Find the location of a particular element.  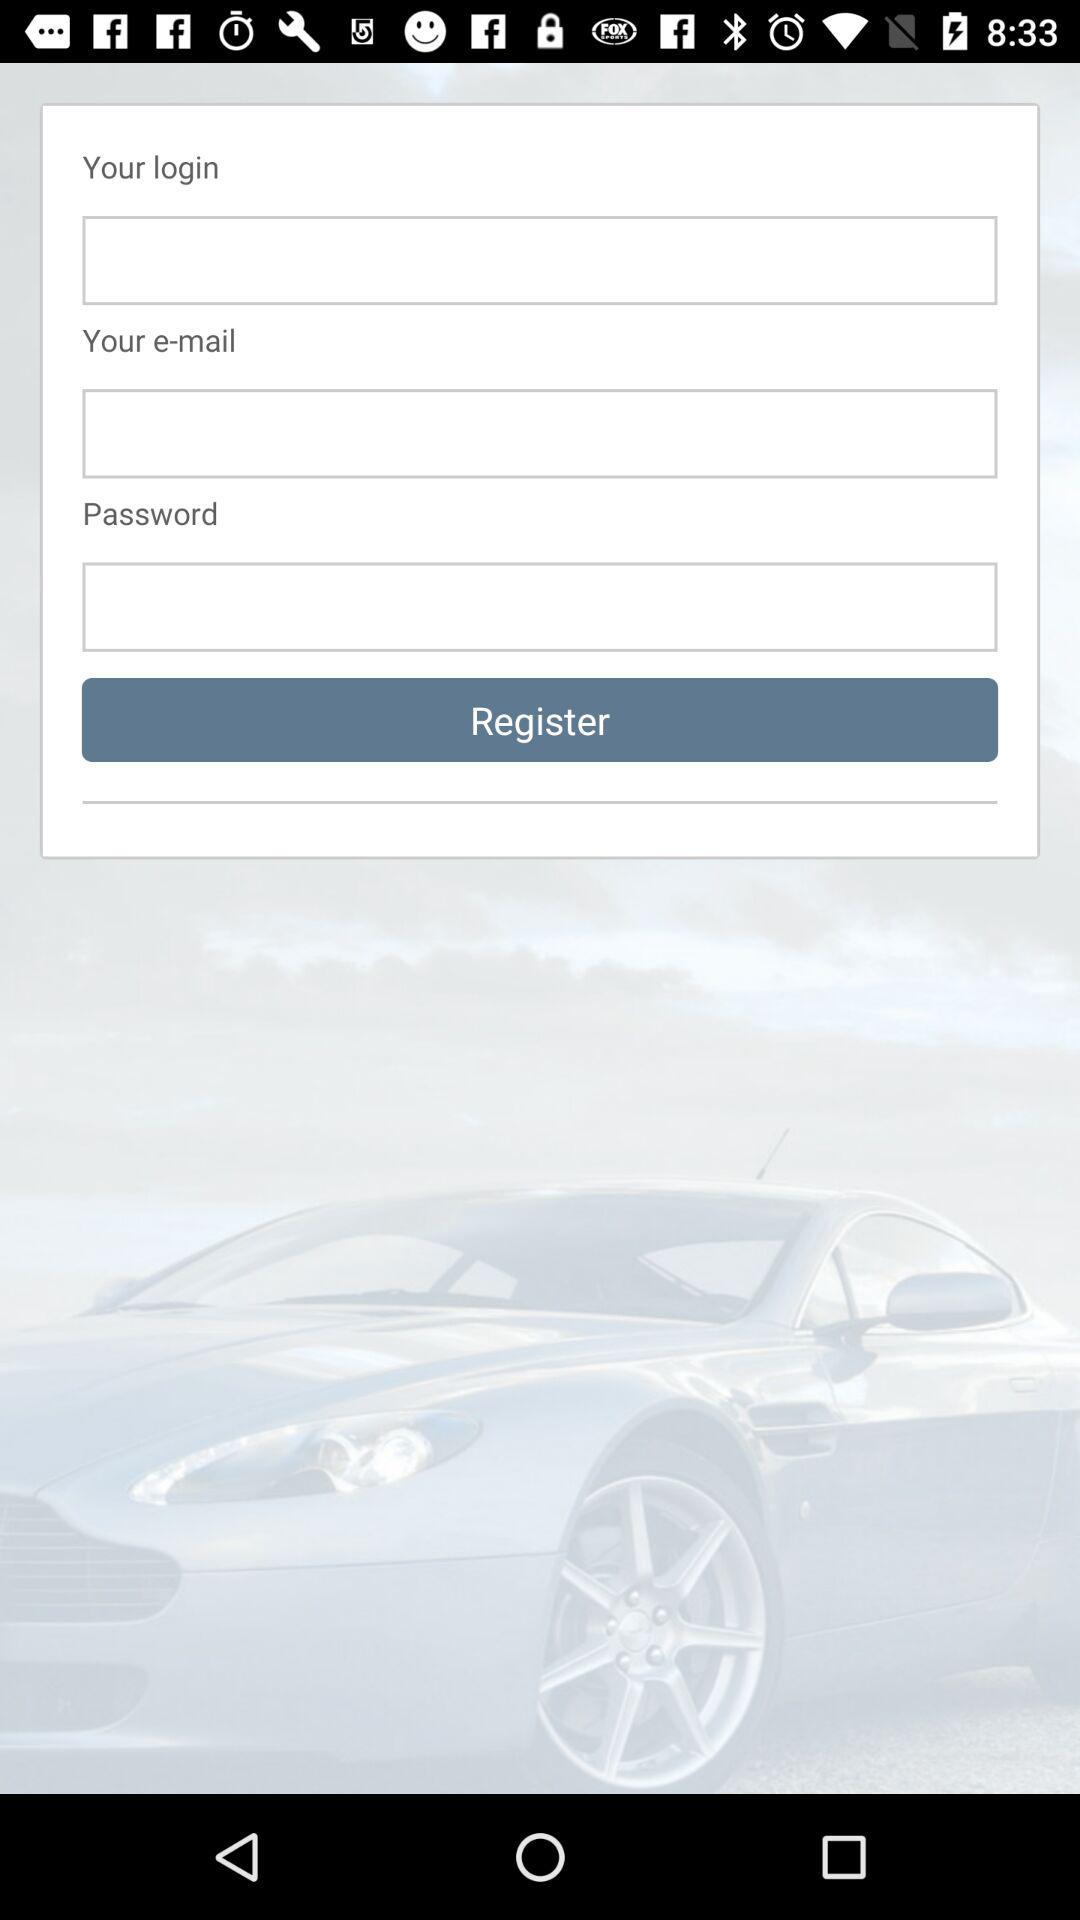

text field to enter login is located at coordinates (540, 259).